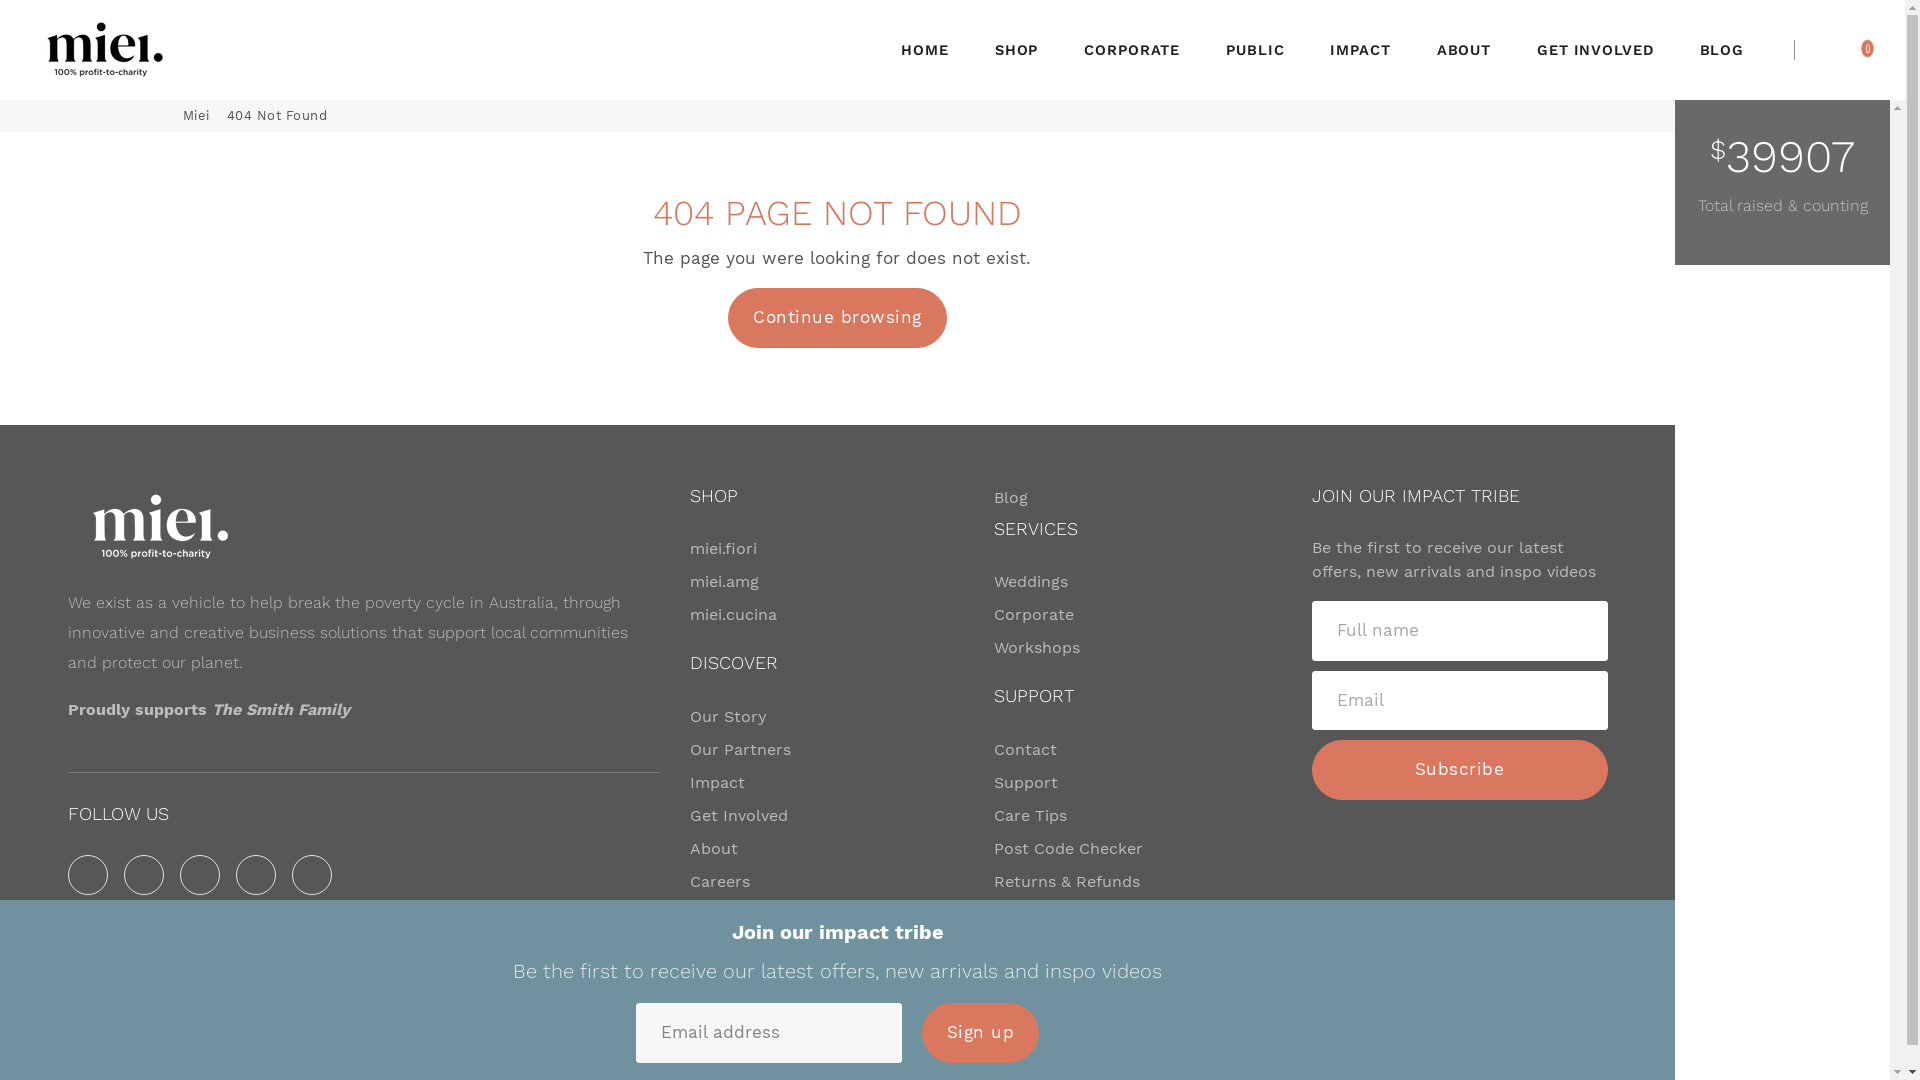 The width and height of the screenshot is (1920, 1080). Describe the element at coordinates (739, 749) in the screenshot. I see `'Our Partners'` at that location.